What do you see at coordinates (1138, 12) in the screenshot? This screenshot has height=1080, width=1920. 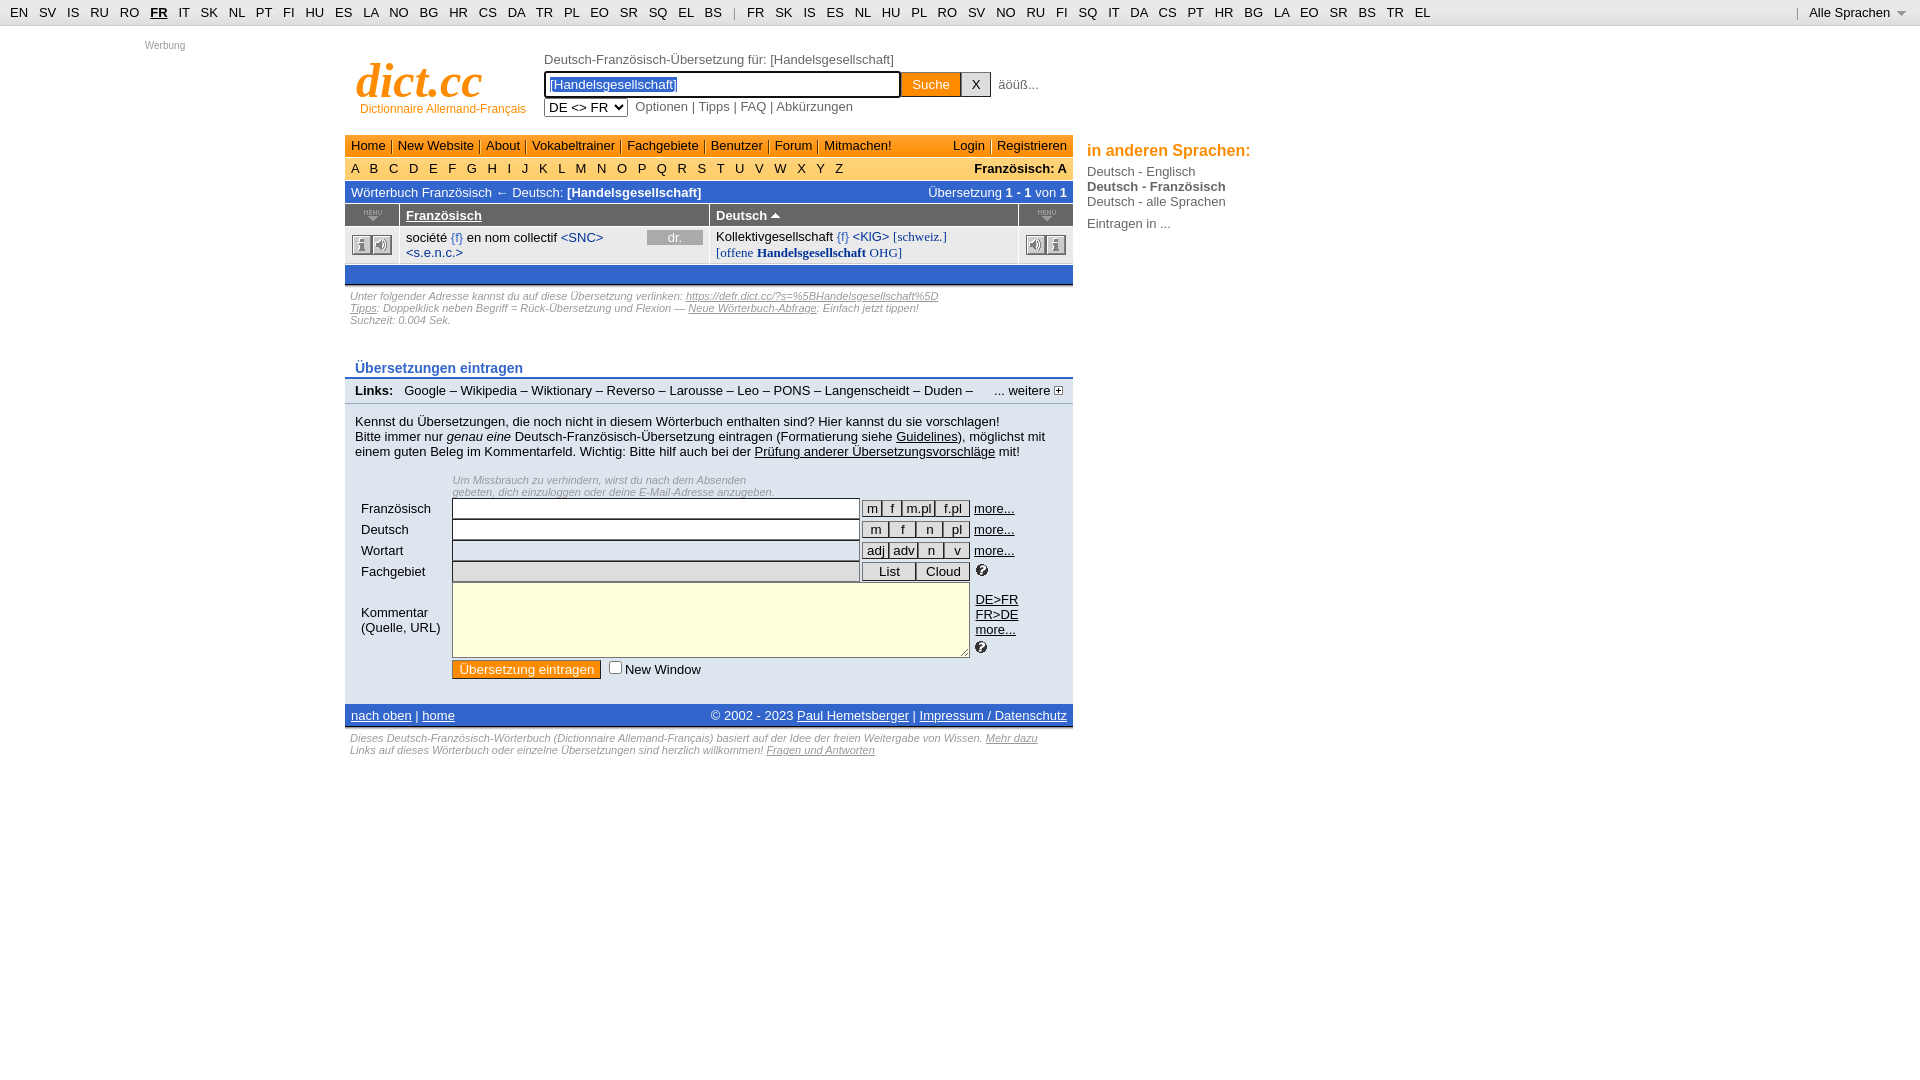 I see `'DA'` at bounding box center [1138, 12].